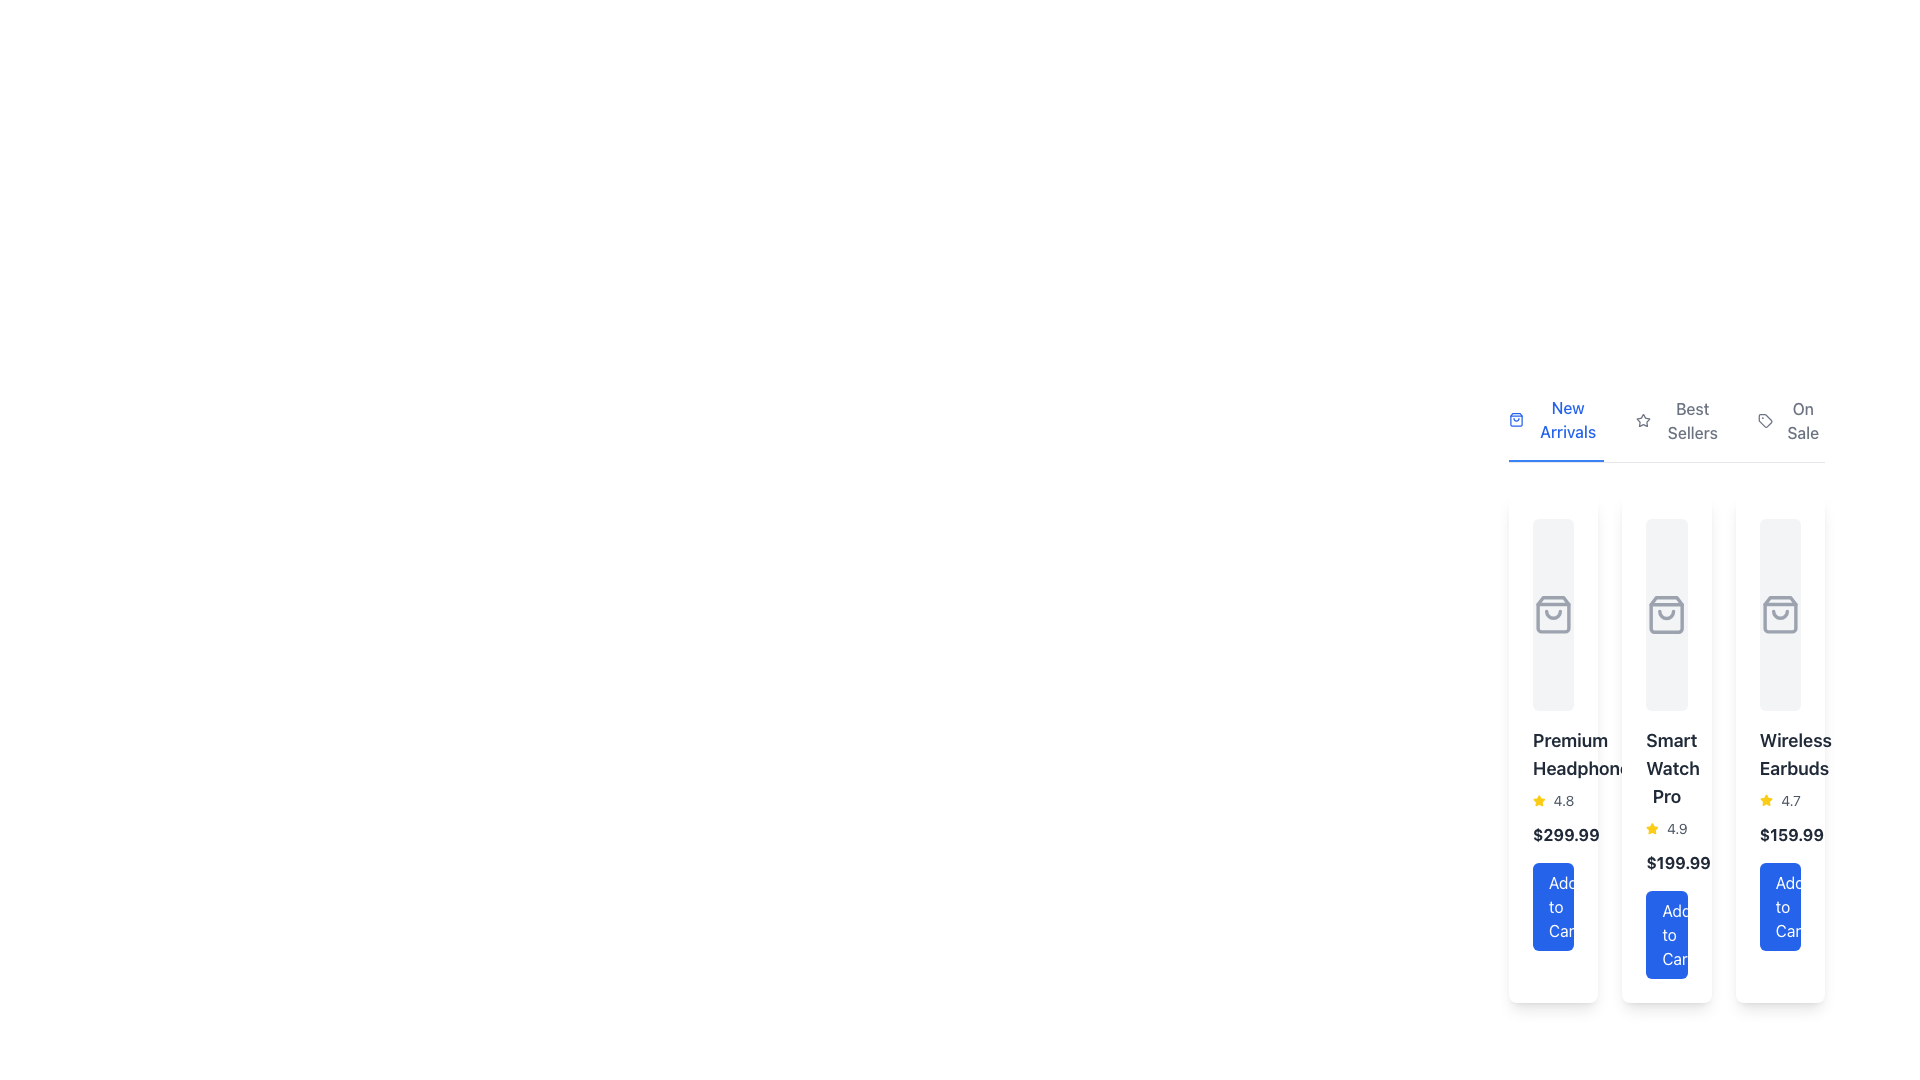 The width and height of the screenshot is (1920, 1080). Describe the element at coordinates (1652, 828) in the screenshot. I see `the second star icon from the left in the product rating line for 'Smart Watch Pro', which visually represents part of the rating system` at that location.